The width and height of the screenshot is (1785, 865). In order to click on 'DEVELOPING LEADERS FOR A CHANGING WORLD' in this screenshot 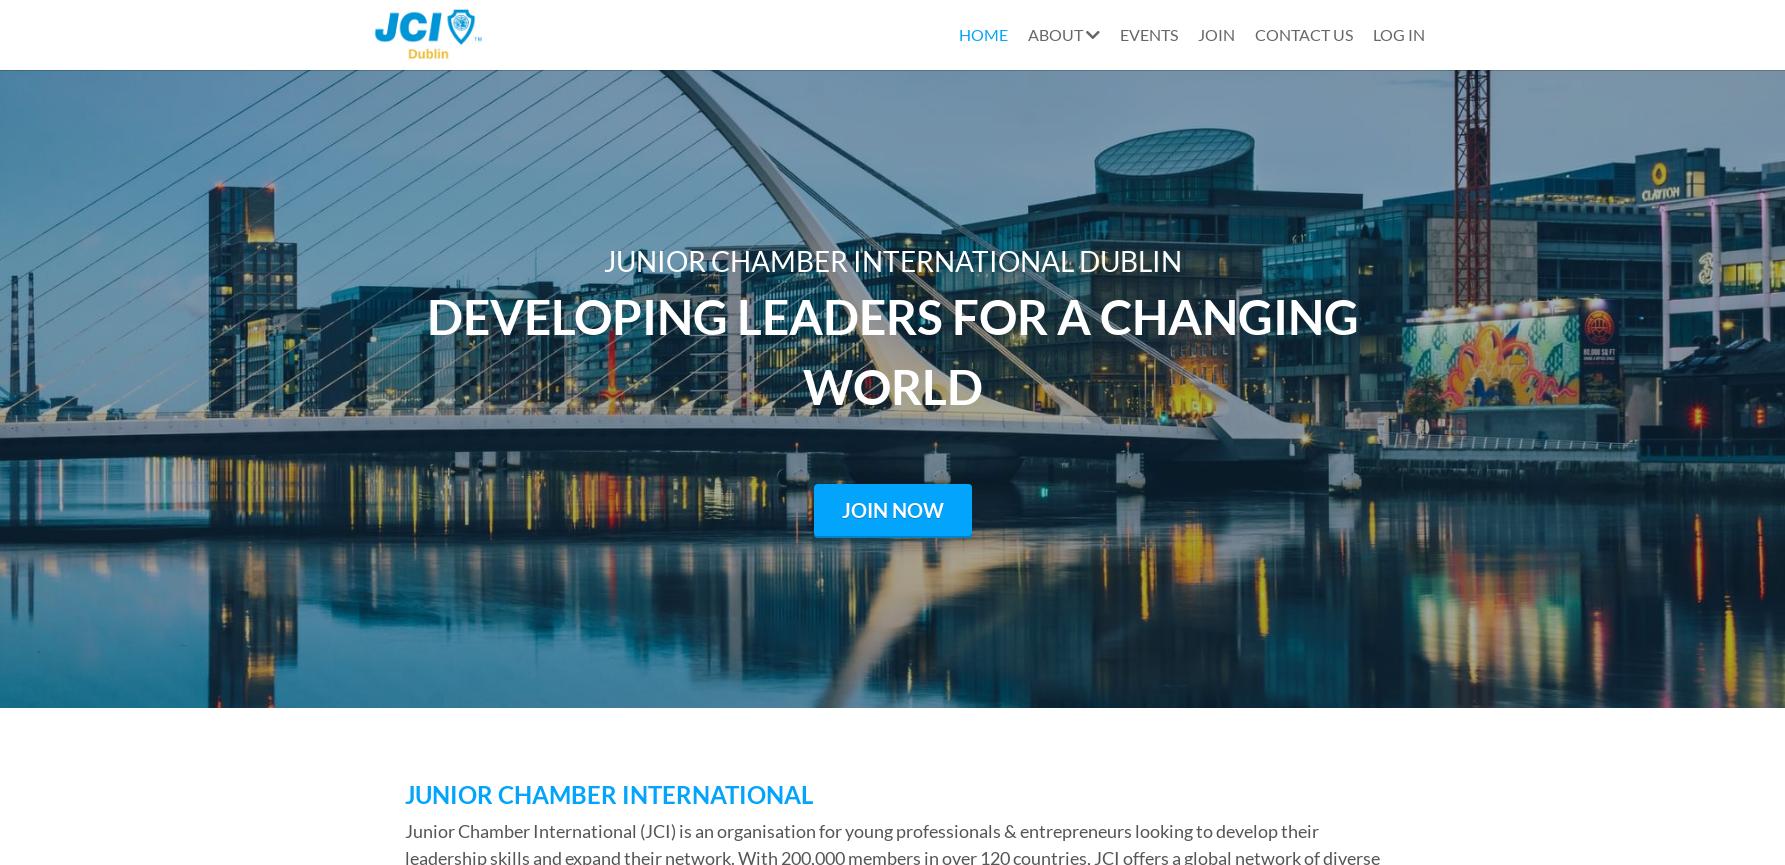, I will do `click(895, 350)`.